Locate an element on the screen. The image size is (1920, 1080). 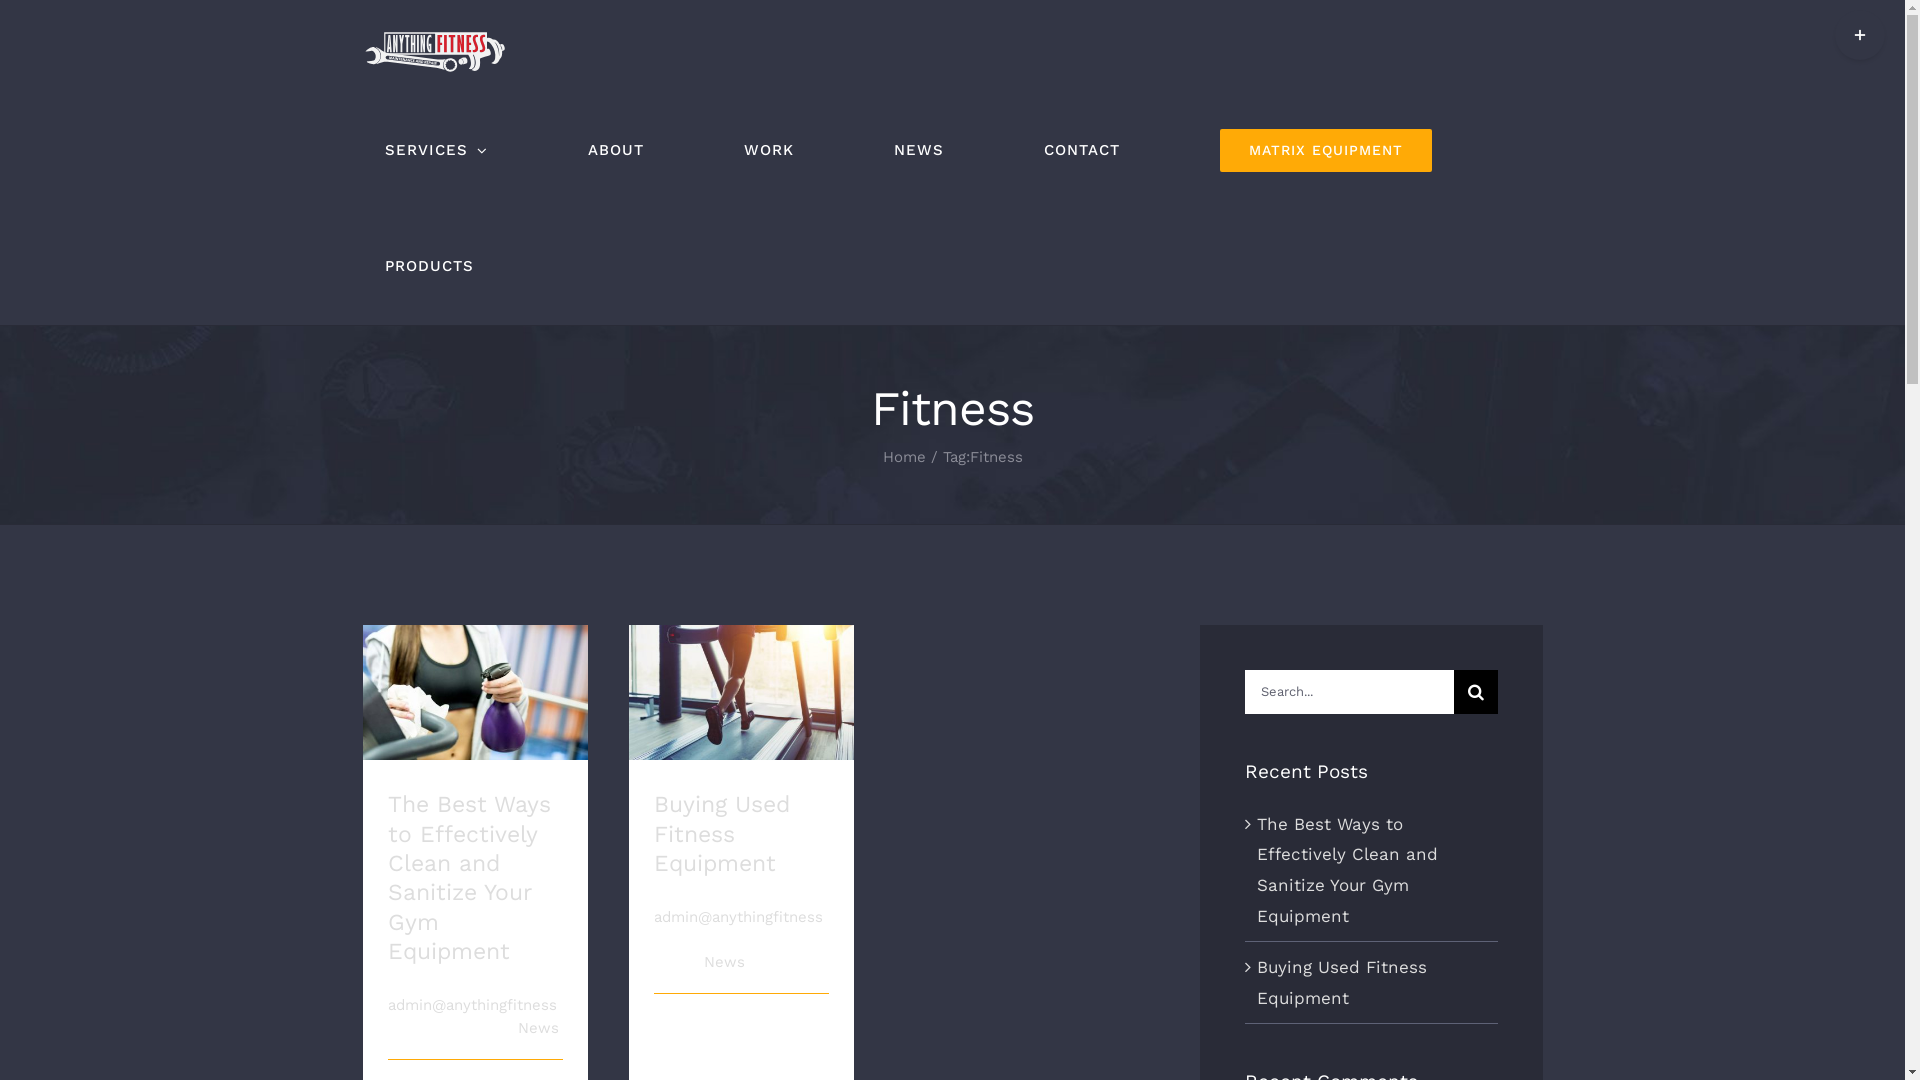
'News' is located at coordinates (723, 960).